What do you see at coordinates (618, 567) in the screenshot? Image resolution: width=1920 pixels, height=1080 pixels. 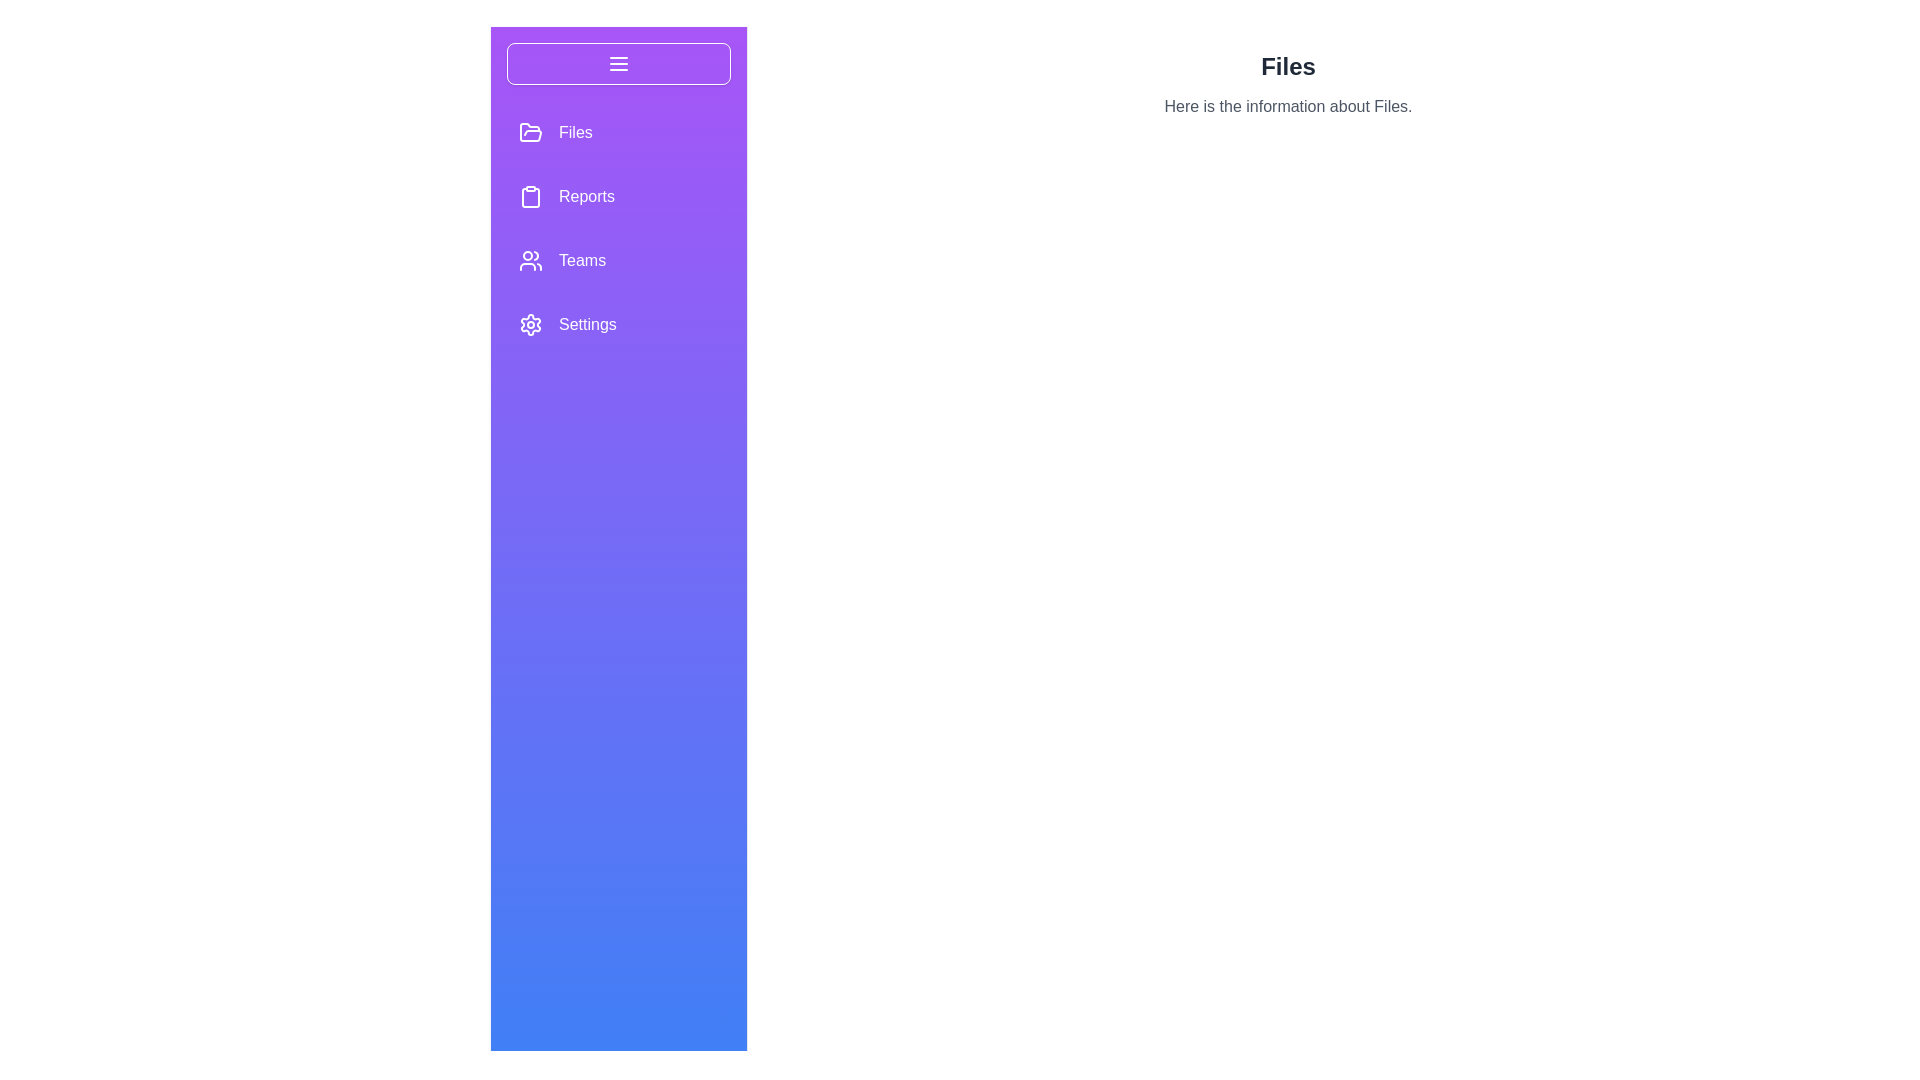 I see `the drawer background to interact with it` at bounding box center [618, 567].